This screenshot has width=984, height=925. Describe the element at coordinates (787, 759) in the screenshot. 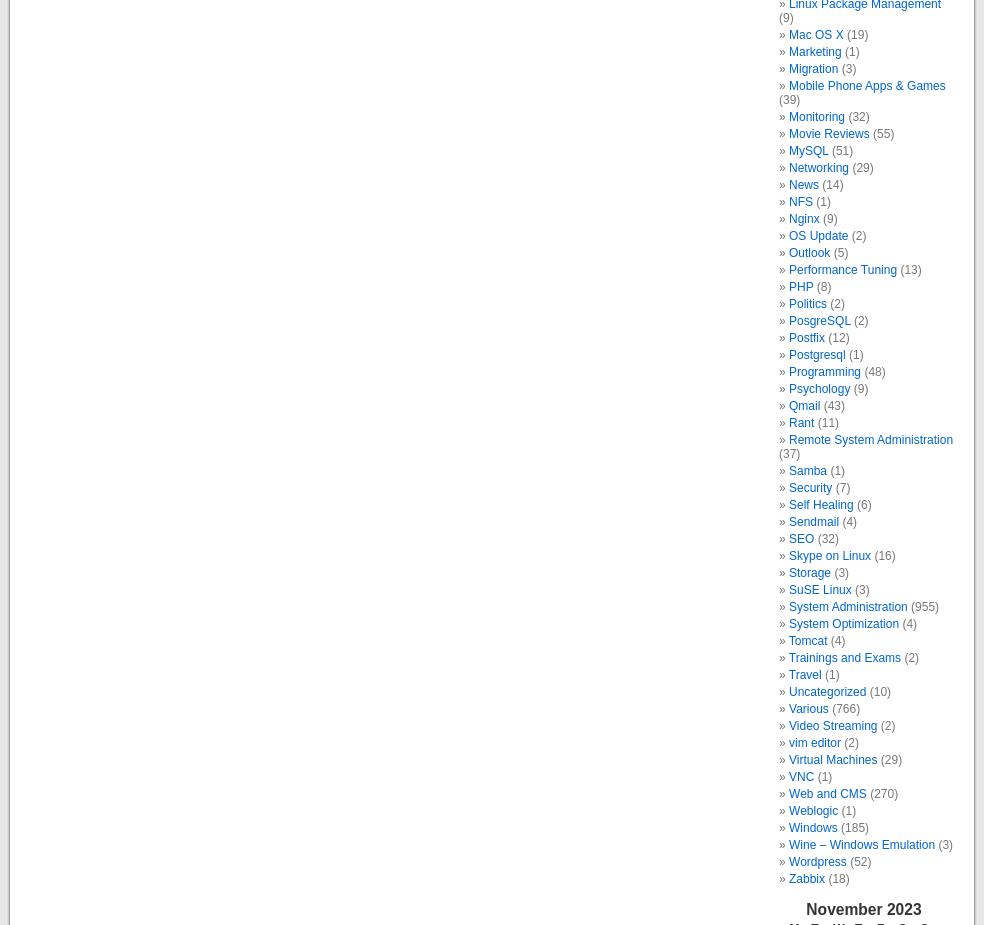

I see `'Virtual Machines'` at that location.